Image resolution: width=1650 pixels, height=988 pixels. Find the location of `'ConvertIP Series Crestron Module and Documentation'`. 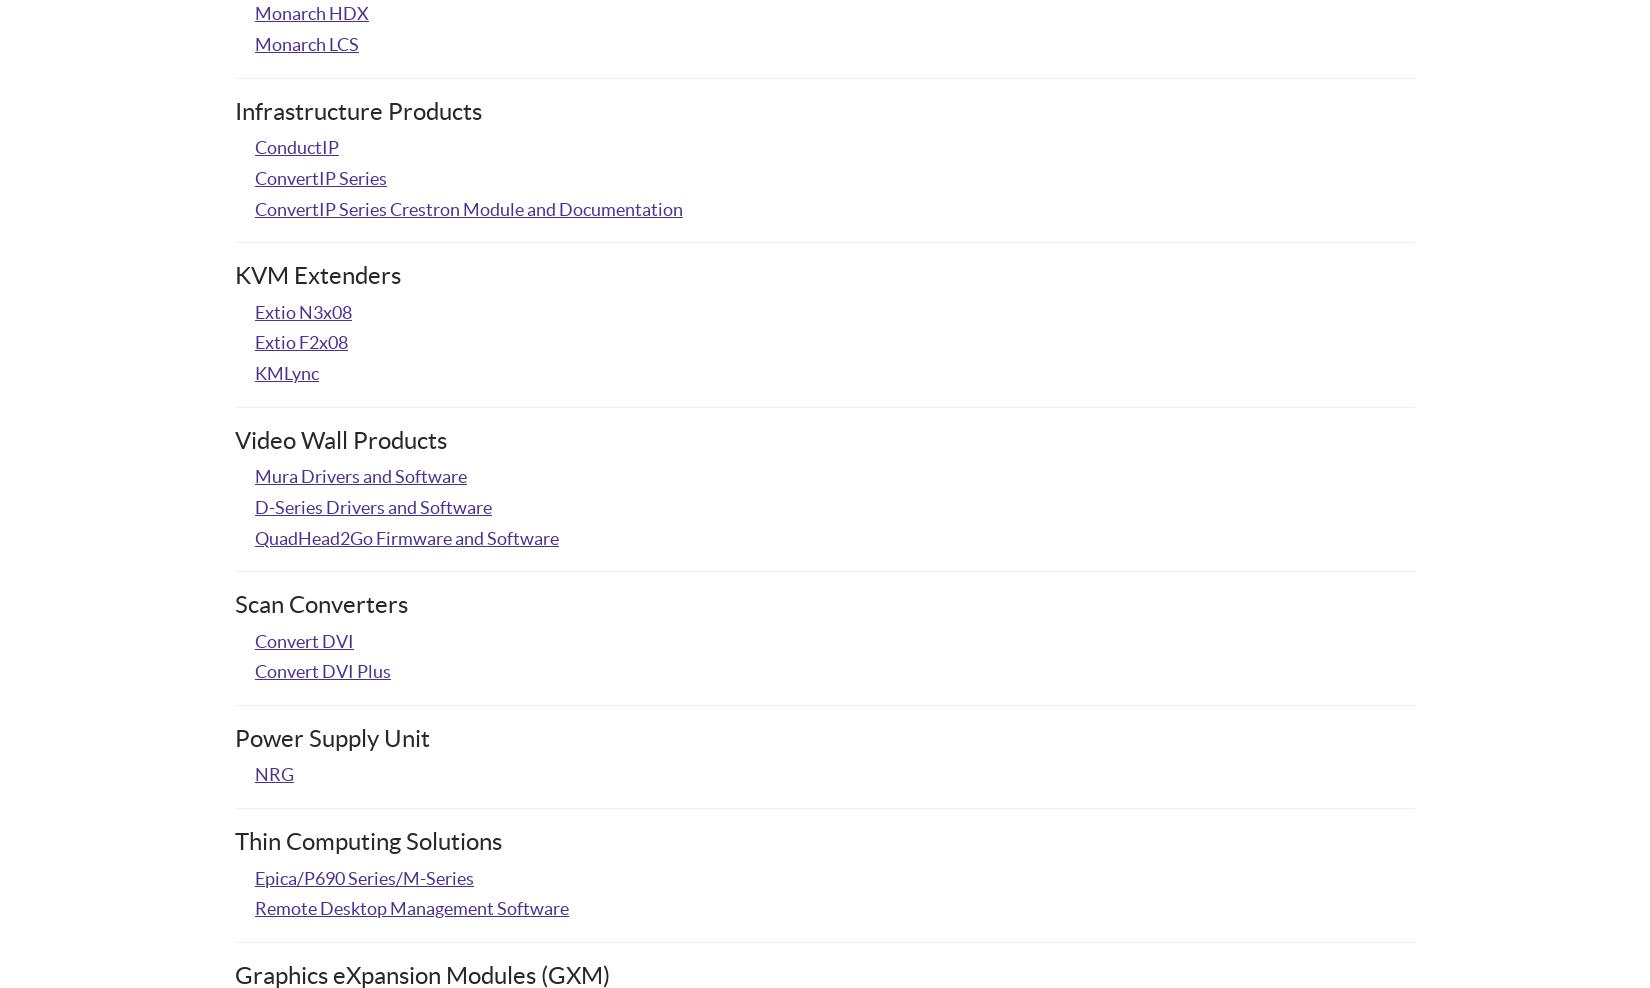

'ConvertIP Series Crestron Module and Documentation' is located at coordinates (467, 208).